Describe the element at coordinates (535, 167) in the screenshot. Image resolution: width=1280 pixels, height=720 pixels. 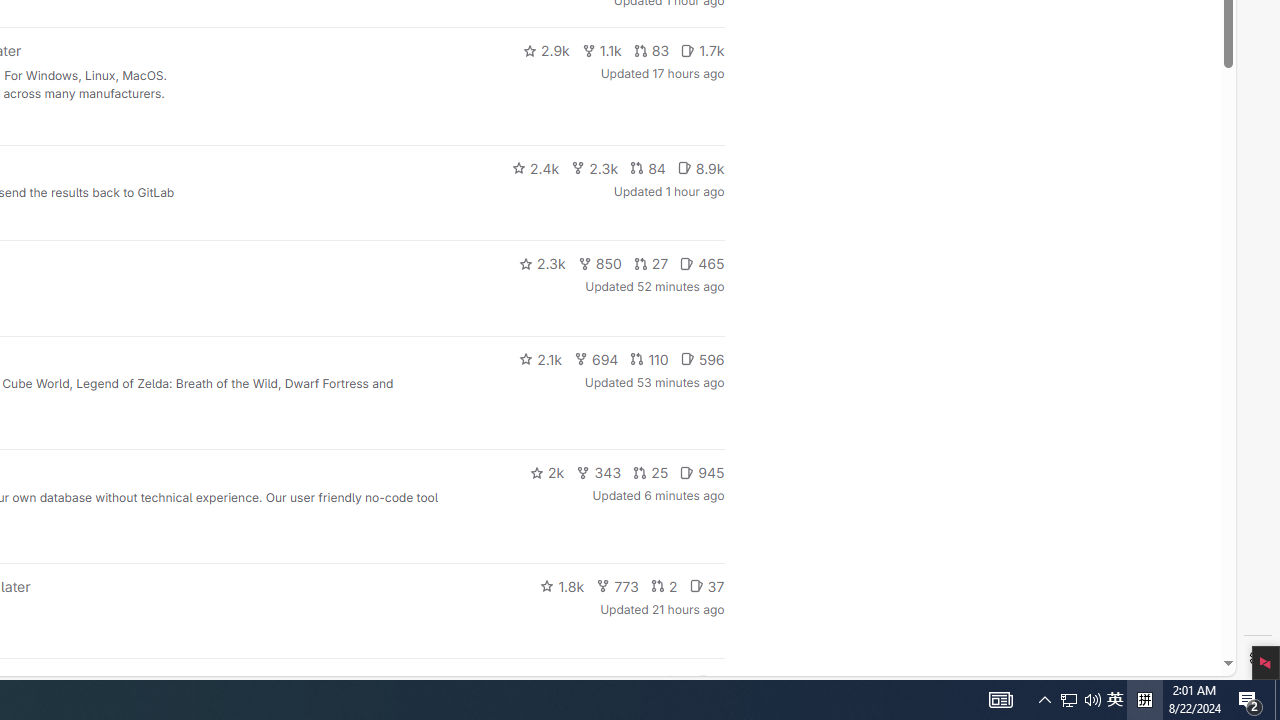
I see `'2.4k'` at that location.